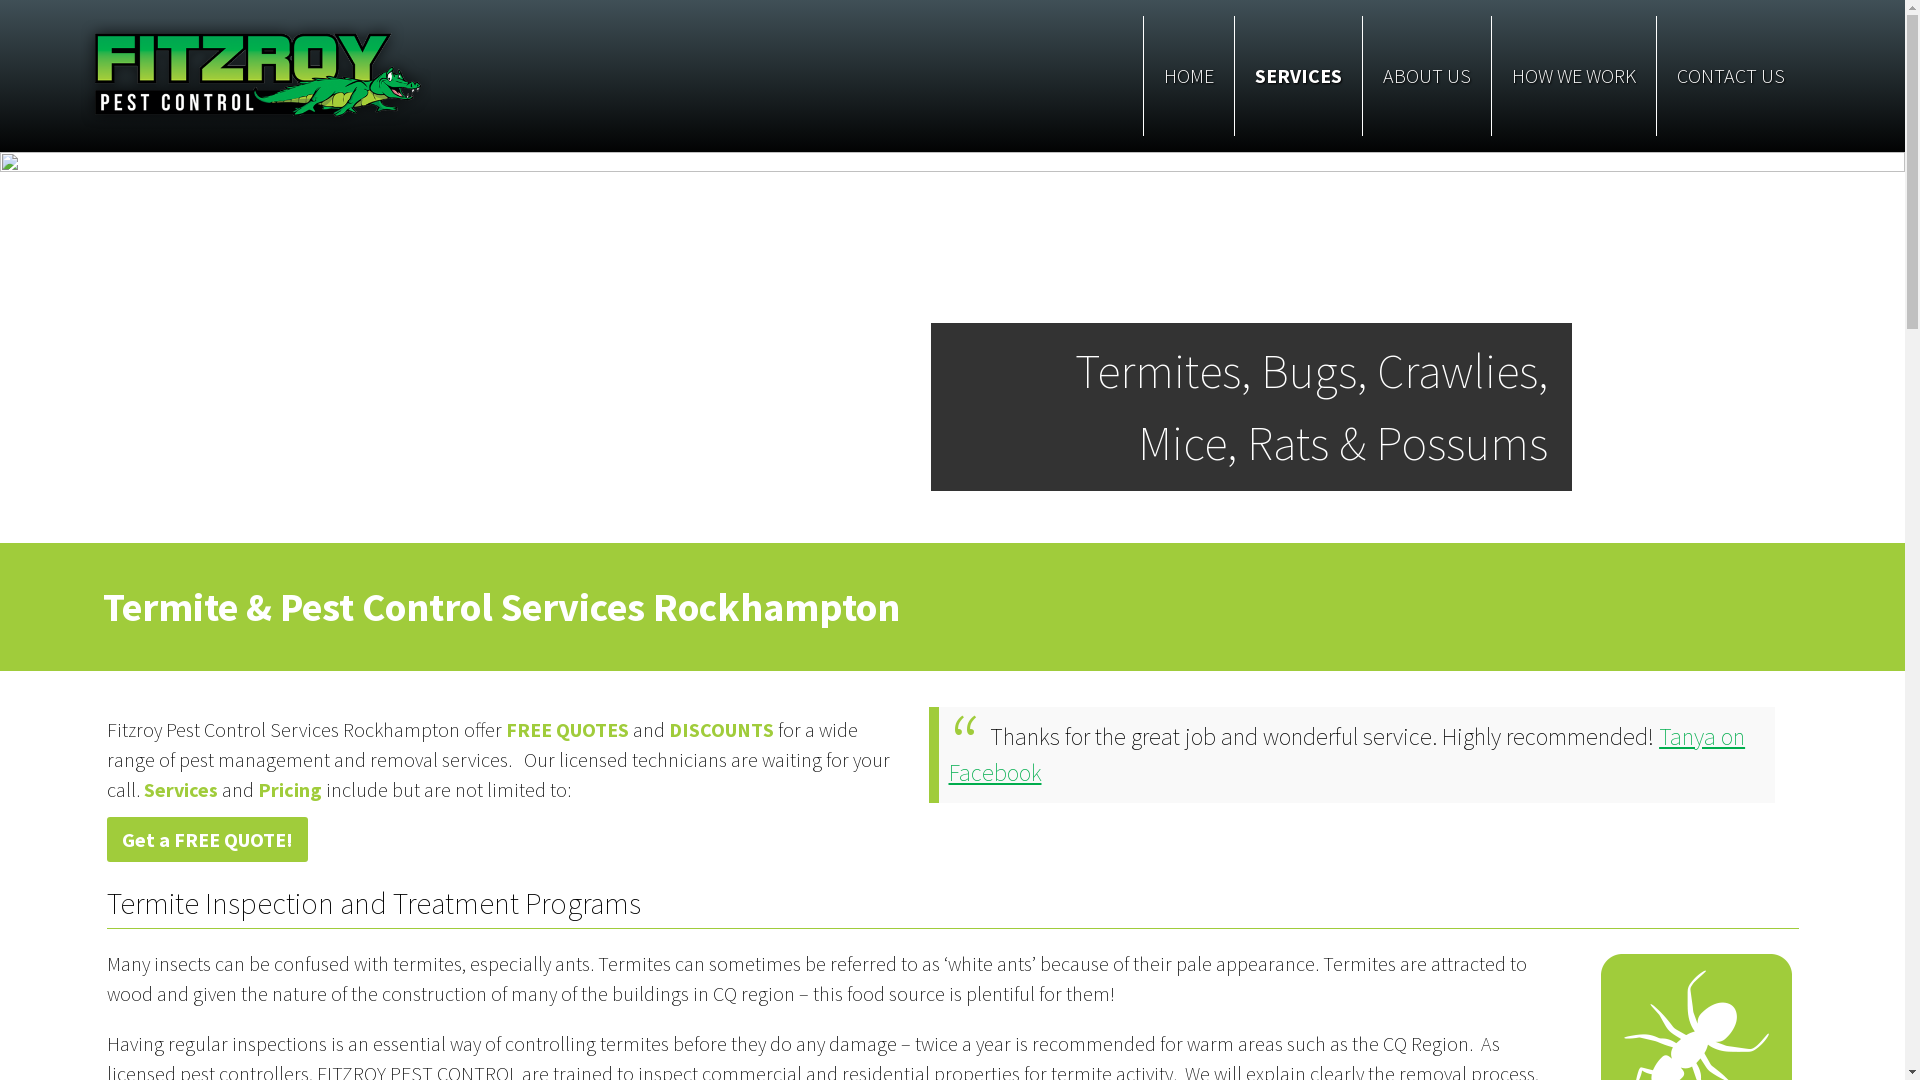 The image size is (1920, 1080). I want to click on 'Get a FREE QUOTE!', so click(206, 839).